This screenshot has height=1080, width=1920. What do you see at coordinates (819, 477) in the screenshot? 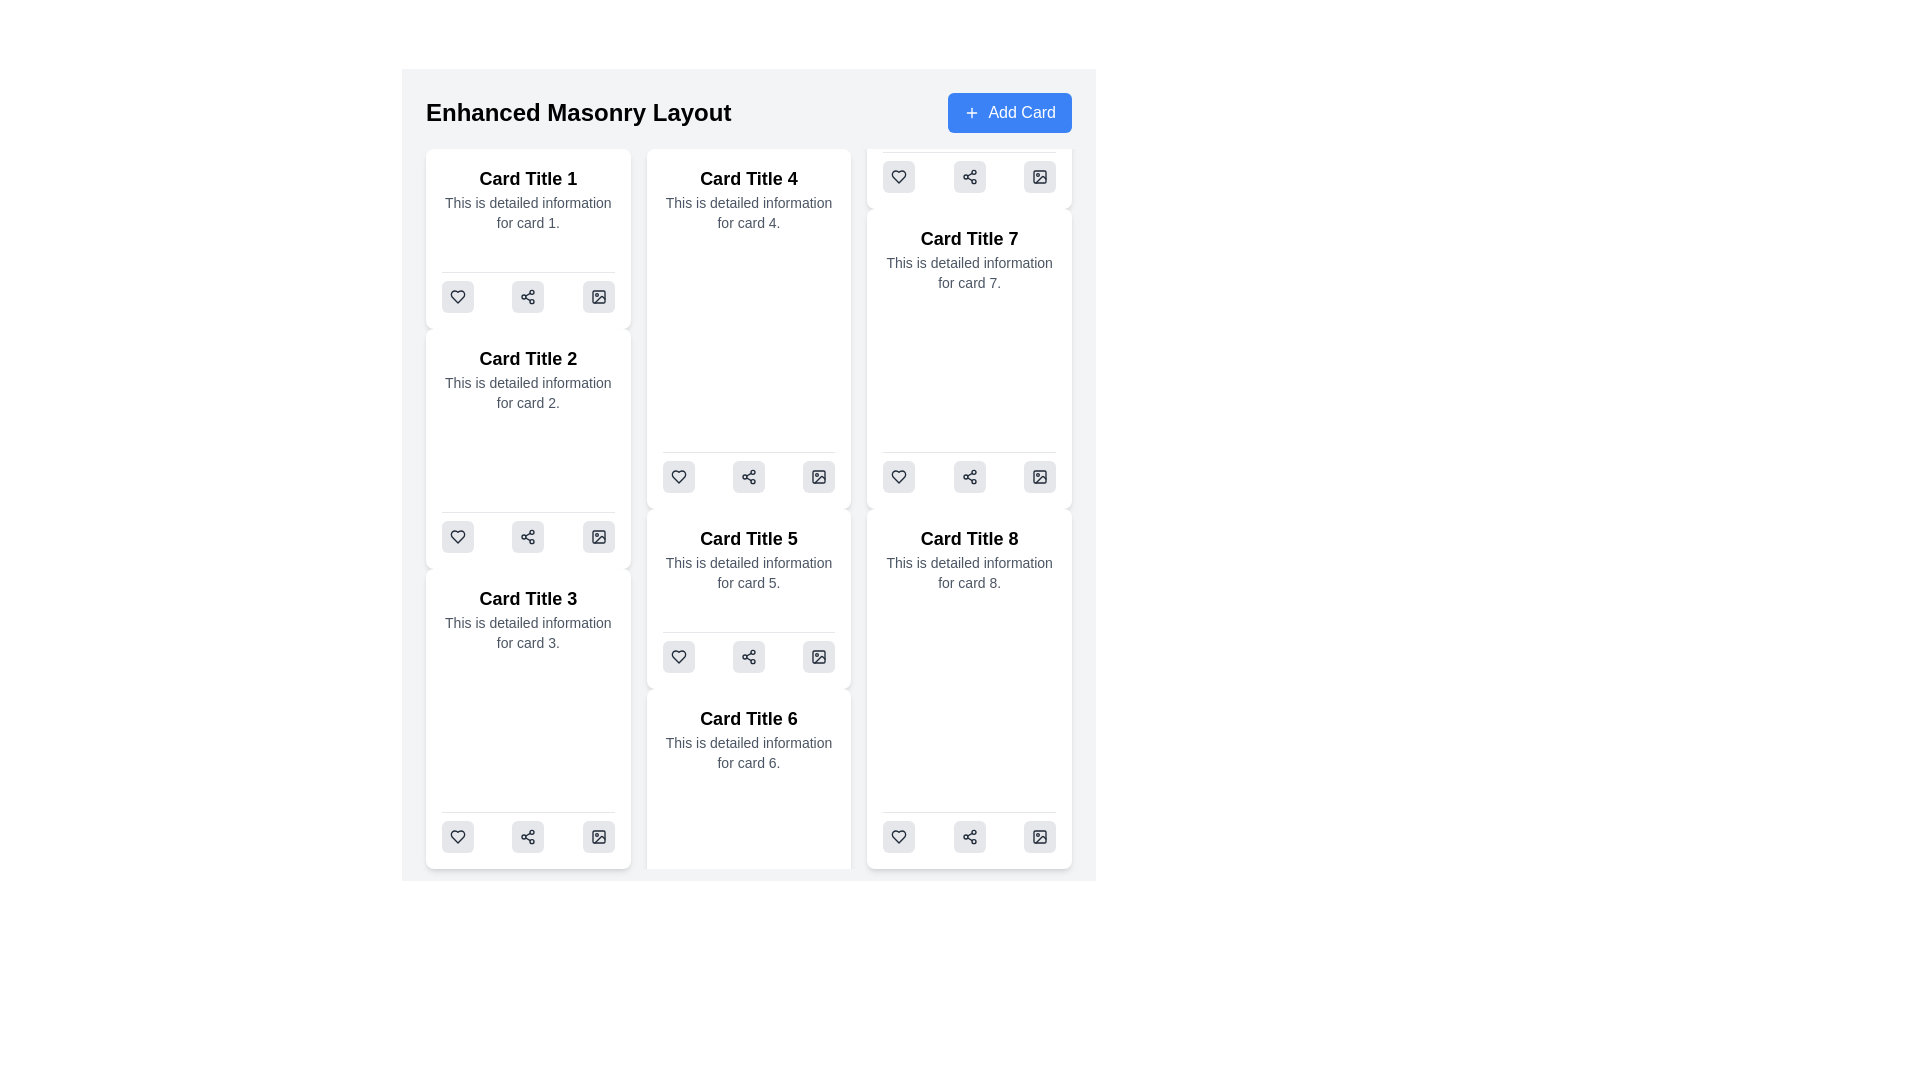
I see `the properties of the small rectangle with rounded corners outlined by a stroke, located in the bottom-right corner of the 'Card Title 5' card, which is the third icon in a row of three icons` at bounding box center [819, 477].